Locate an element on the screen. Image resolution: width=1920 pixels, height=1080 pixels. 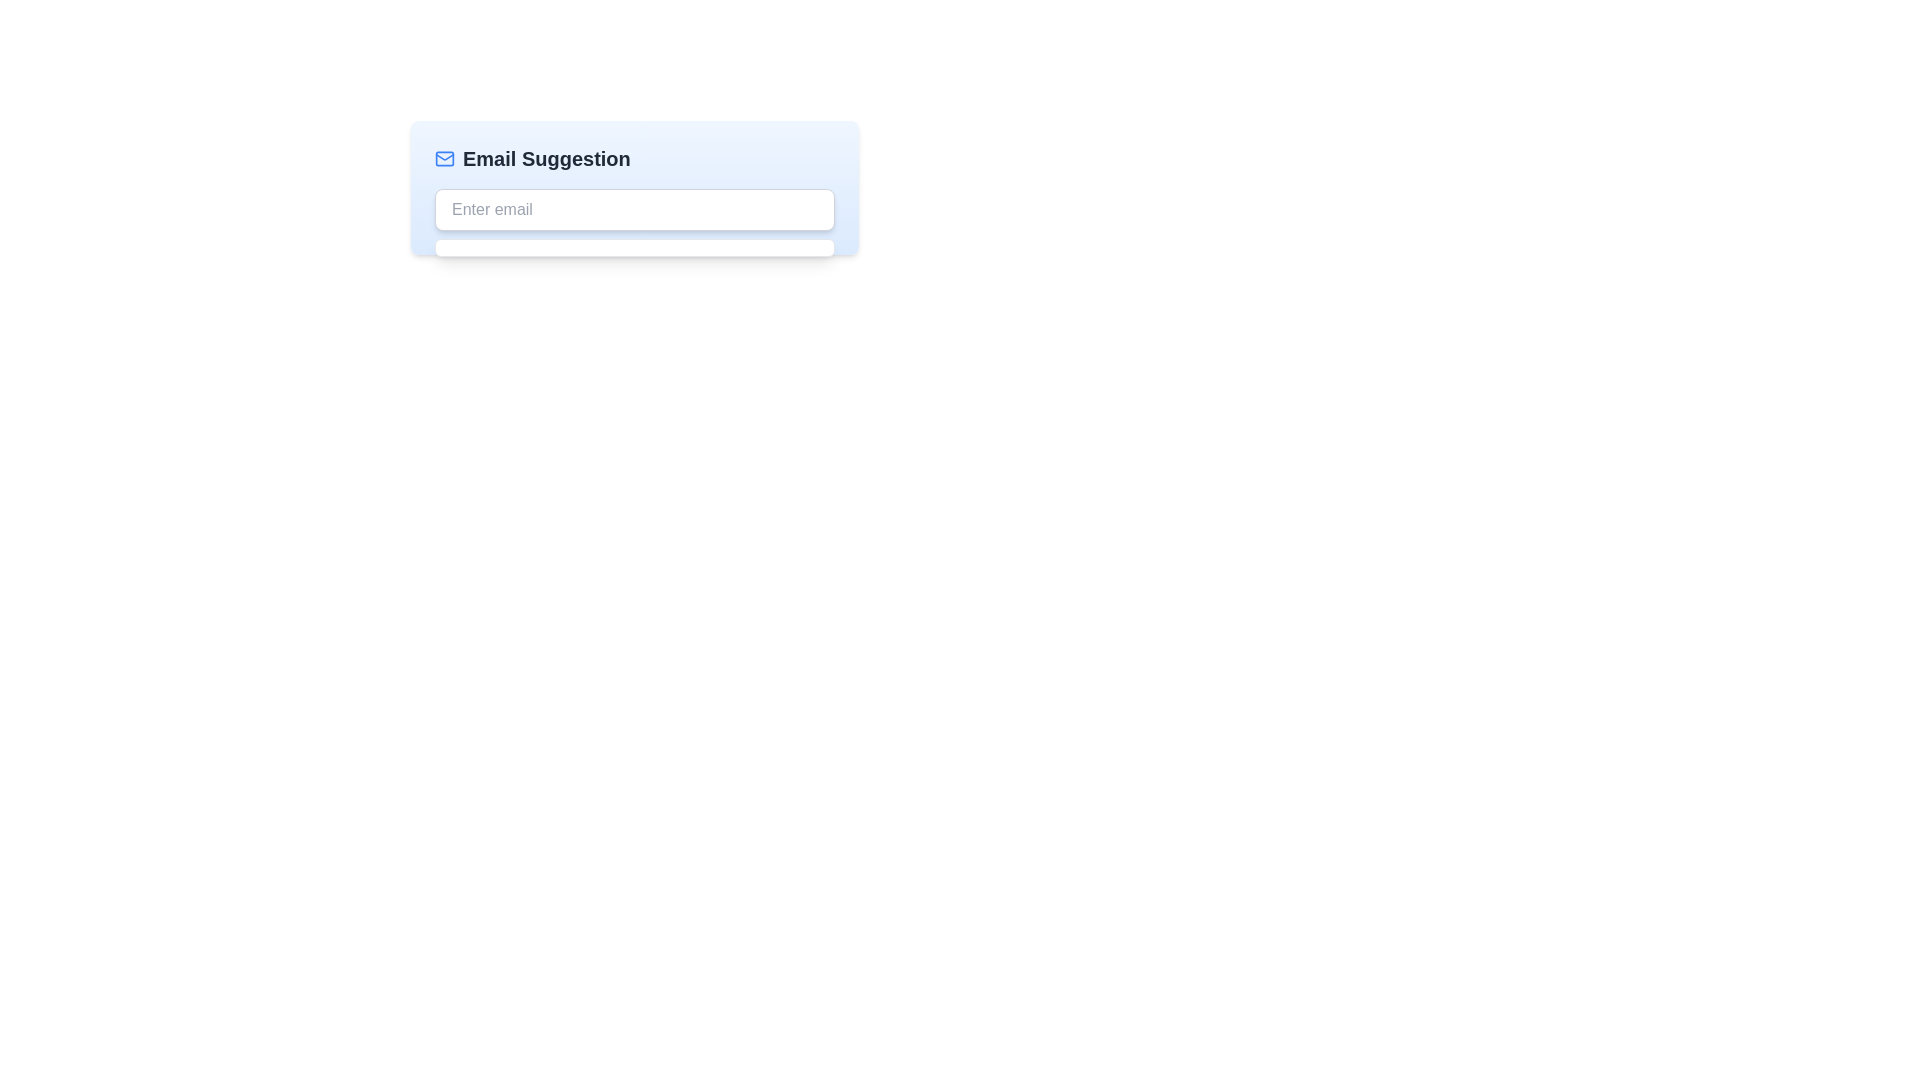
the email icon that is visually associated with the 'Email Suggestion' text, located at the top-left corner of the interface is located at coordinates (444, 157).